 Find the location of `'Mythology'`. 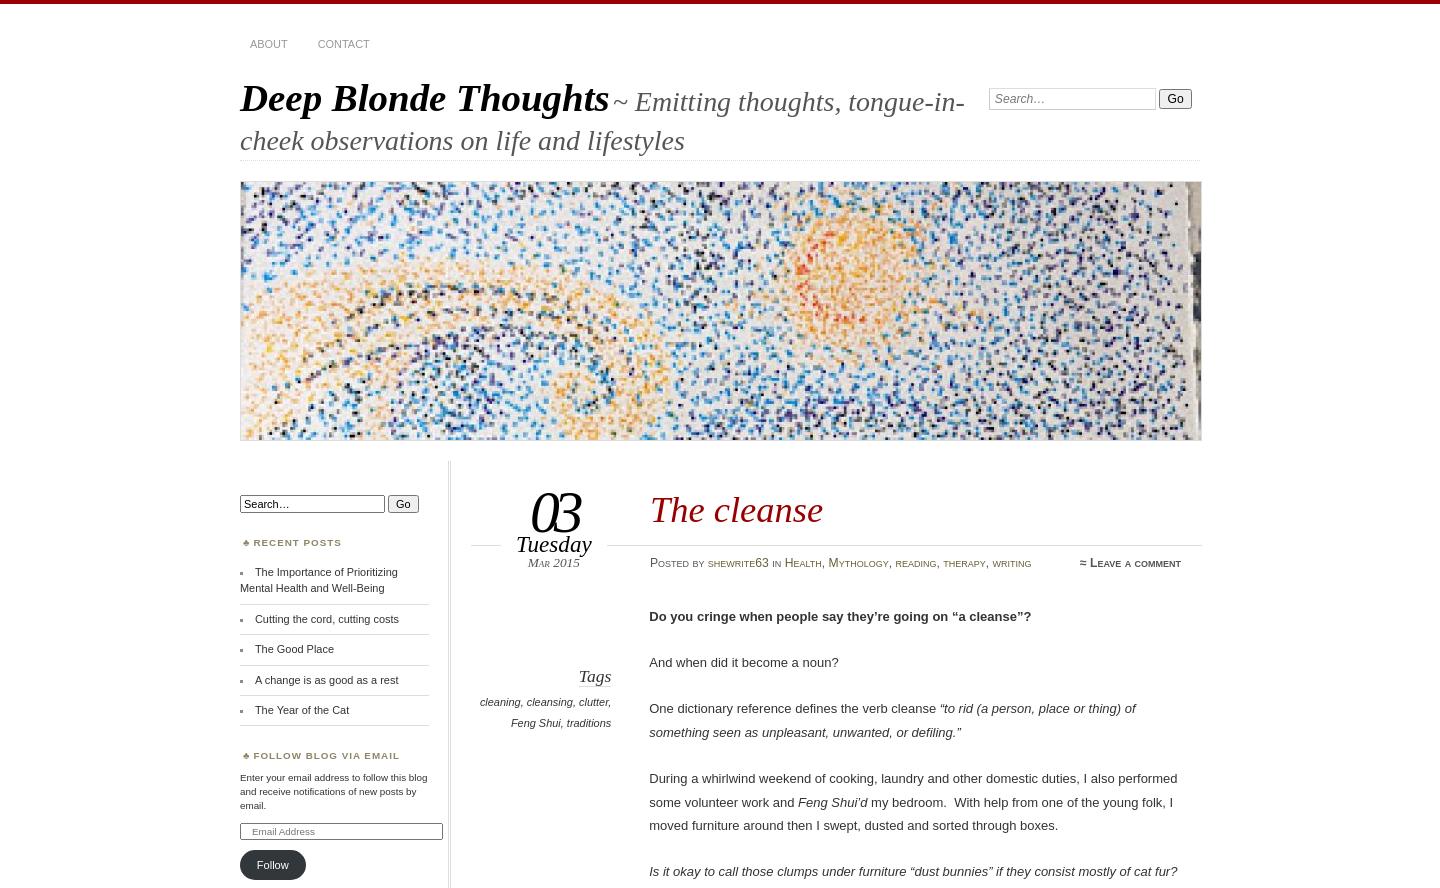

'Mythology' is located at coordinates (827, 562).